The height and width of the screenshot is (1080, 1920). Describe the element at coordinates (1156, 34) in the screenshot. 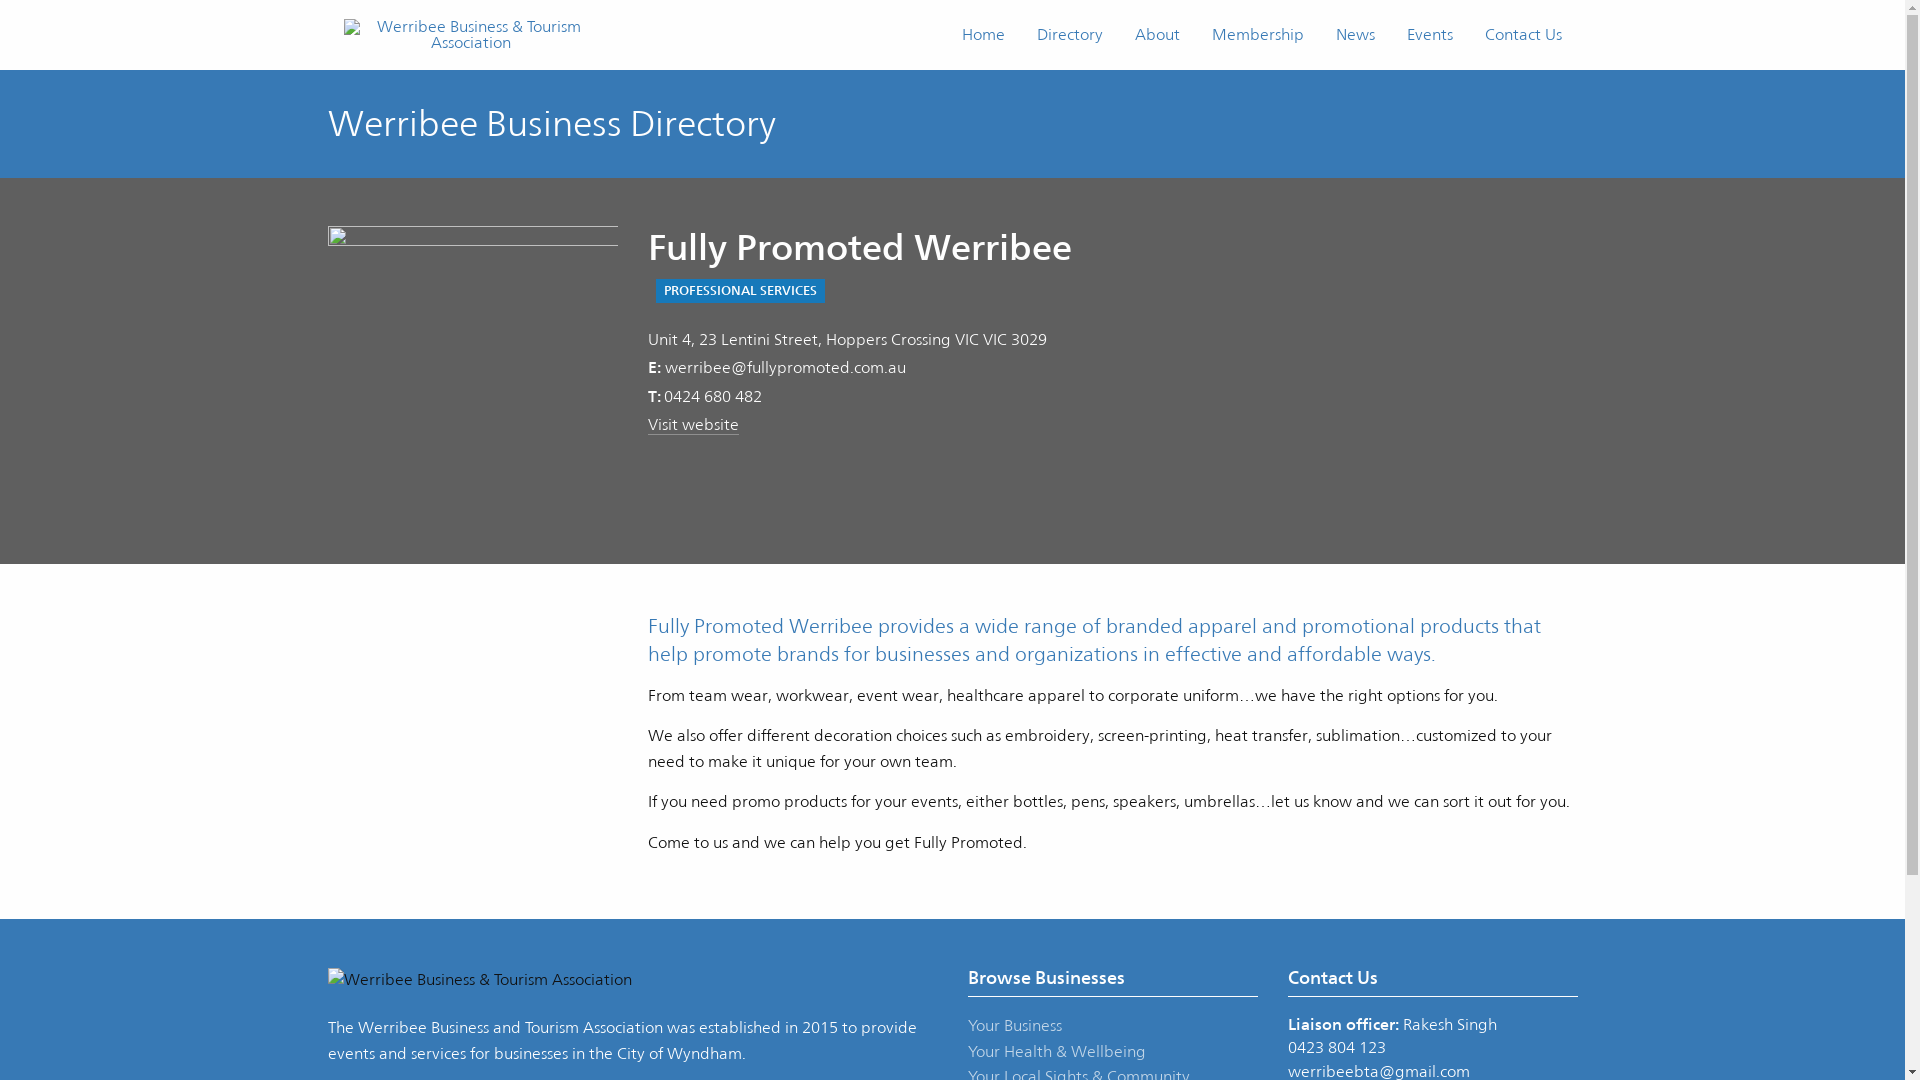

I see `'About'` at that location.